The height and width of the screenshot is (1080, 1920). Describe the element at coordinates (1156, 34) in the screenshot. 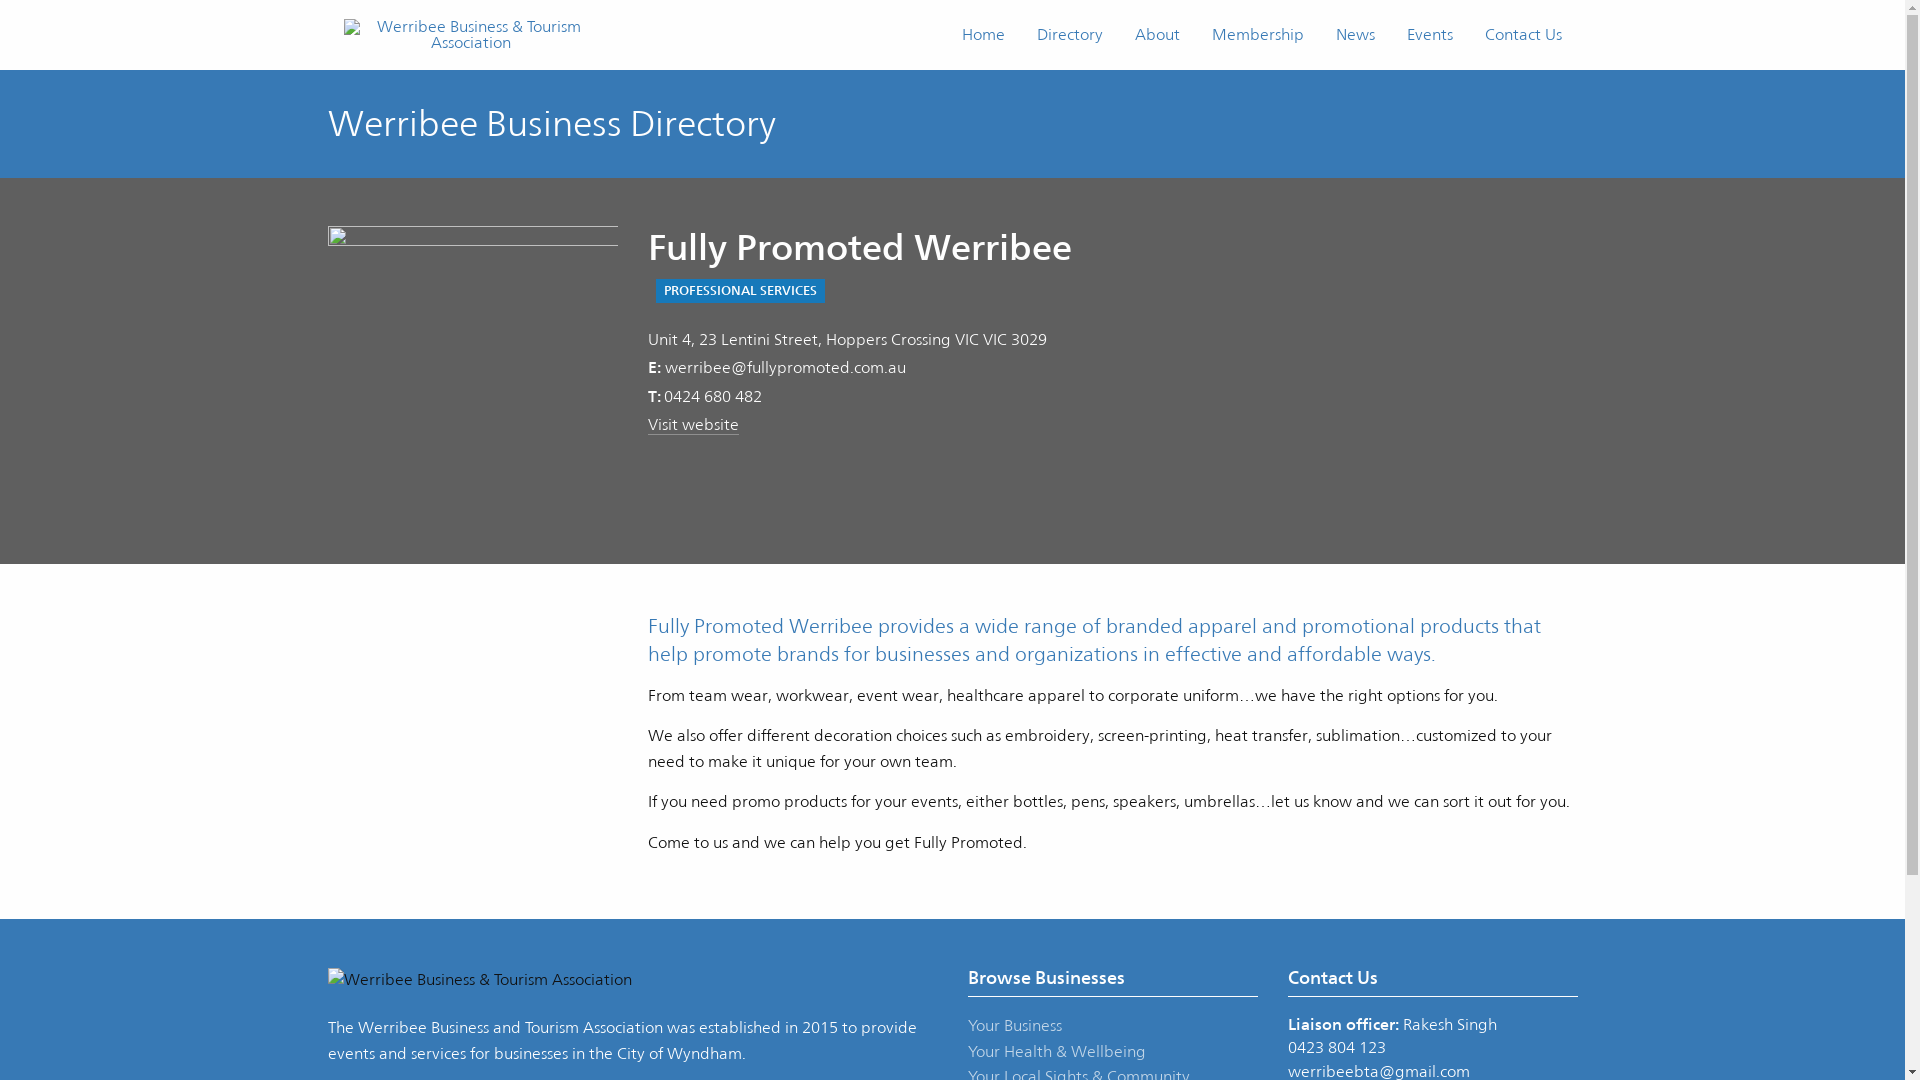

I see `'About'` at that location.